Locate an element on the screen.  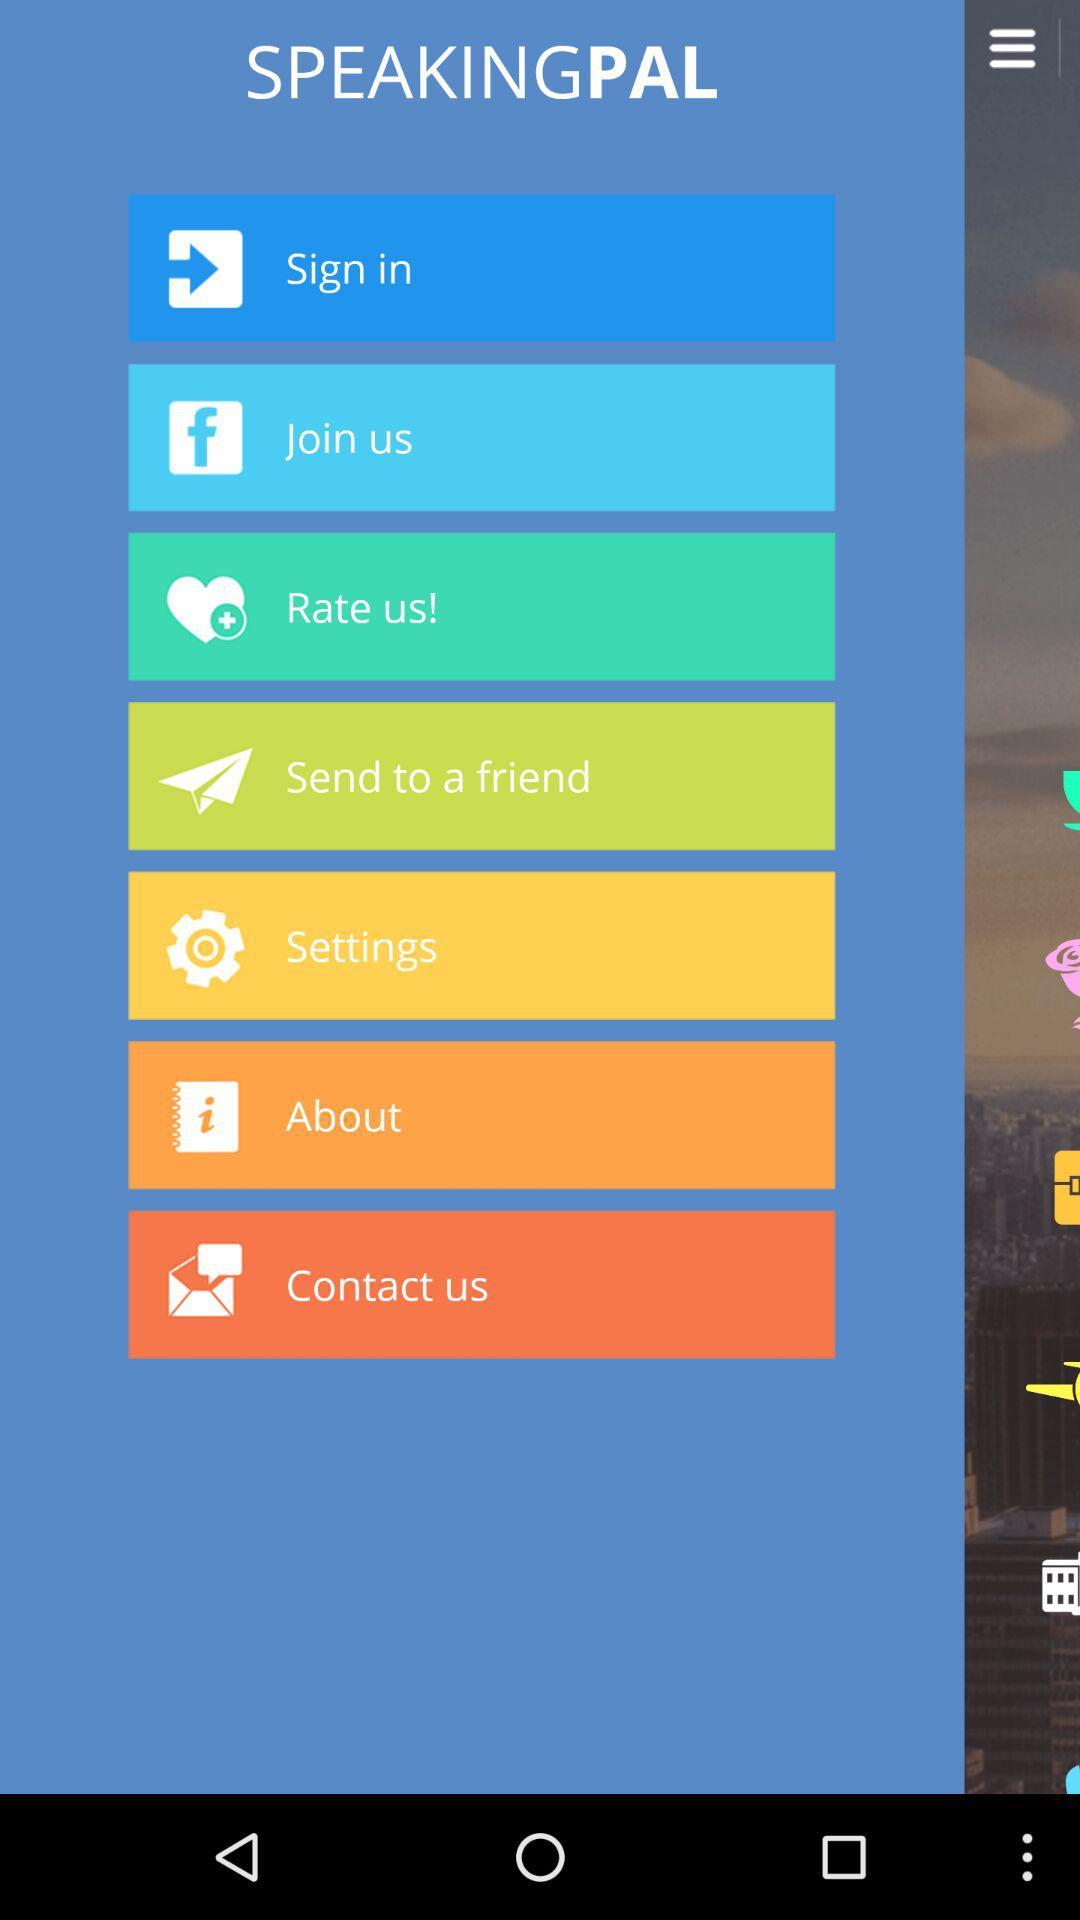
manu is located at coordinates (1022, 57).